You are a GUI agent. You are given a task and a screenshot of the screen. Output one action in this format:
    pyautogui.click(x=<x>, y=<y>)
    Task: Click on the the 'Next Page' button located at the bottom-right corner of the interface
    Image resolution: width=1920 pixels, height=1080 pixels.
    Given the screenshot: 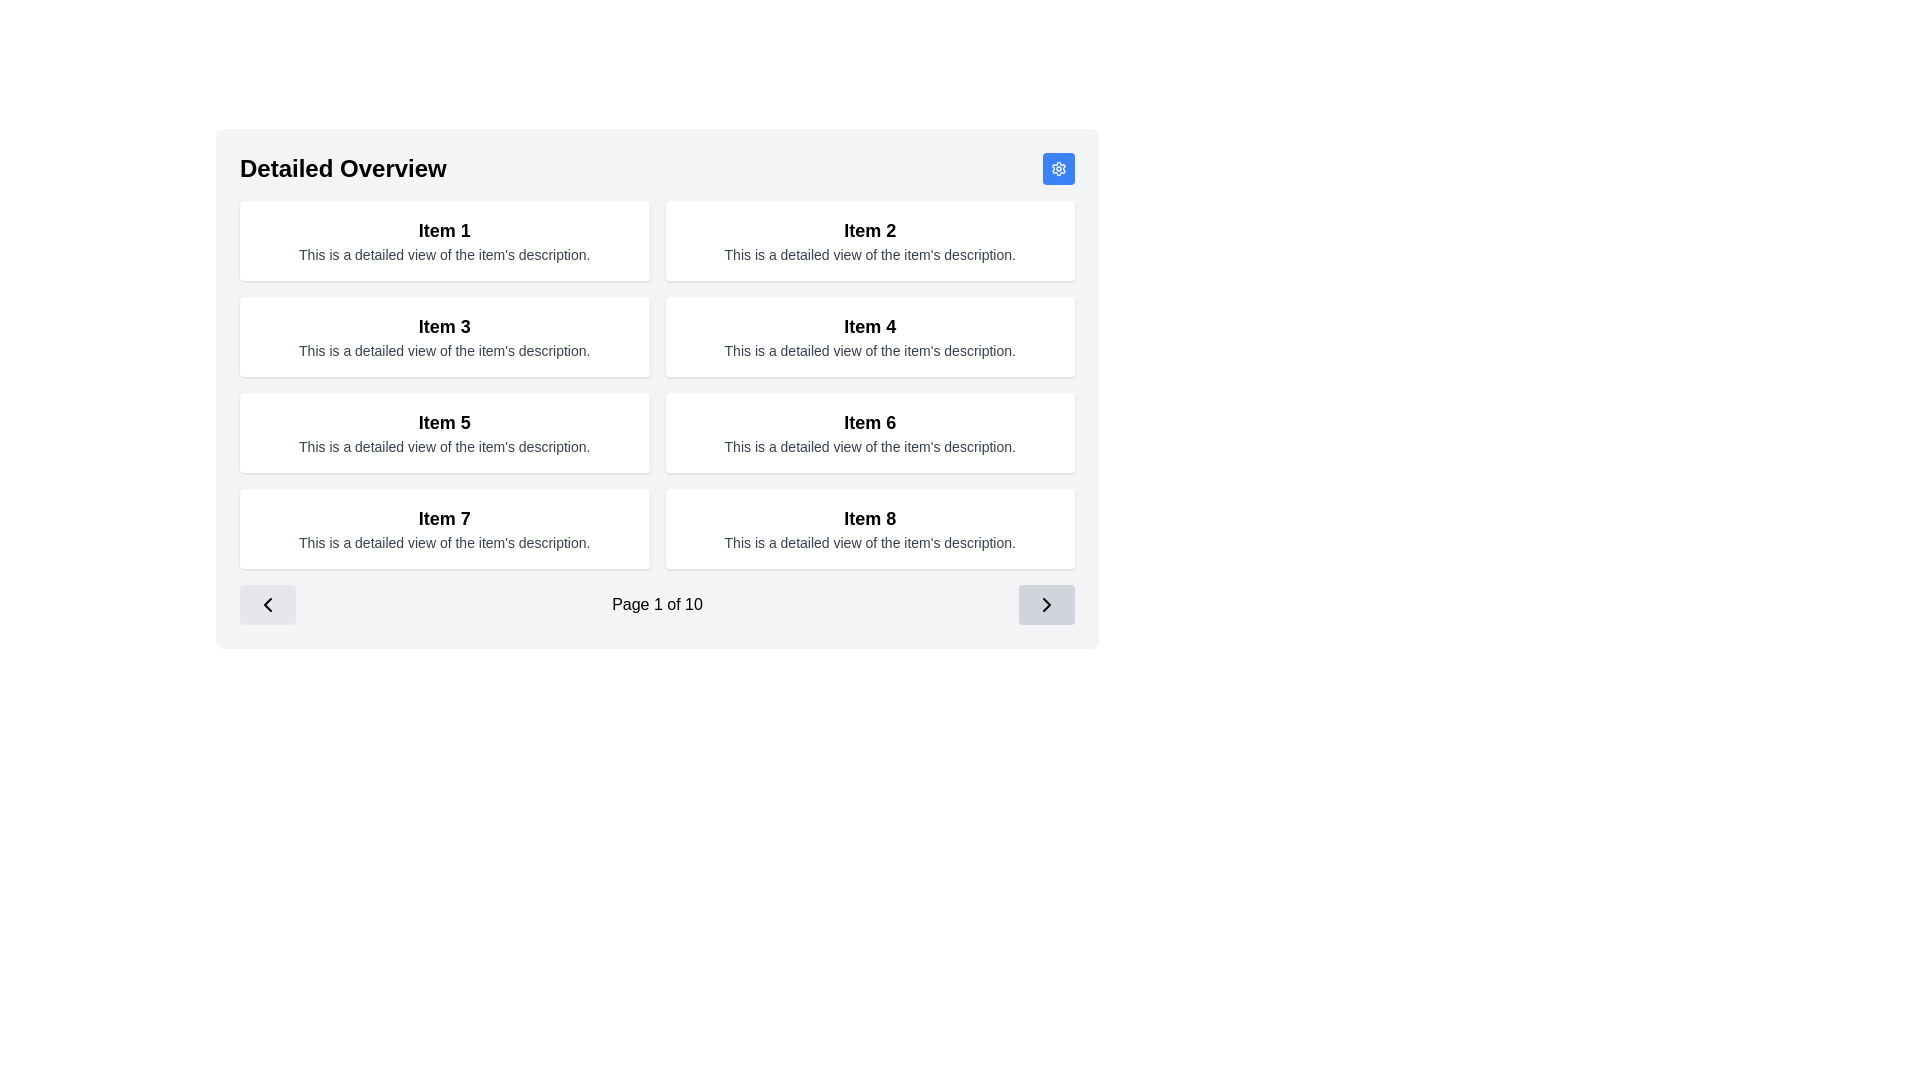 What is the action you would take?
    pyautogui.click(x=1045, y=604)
    